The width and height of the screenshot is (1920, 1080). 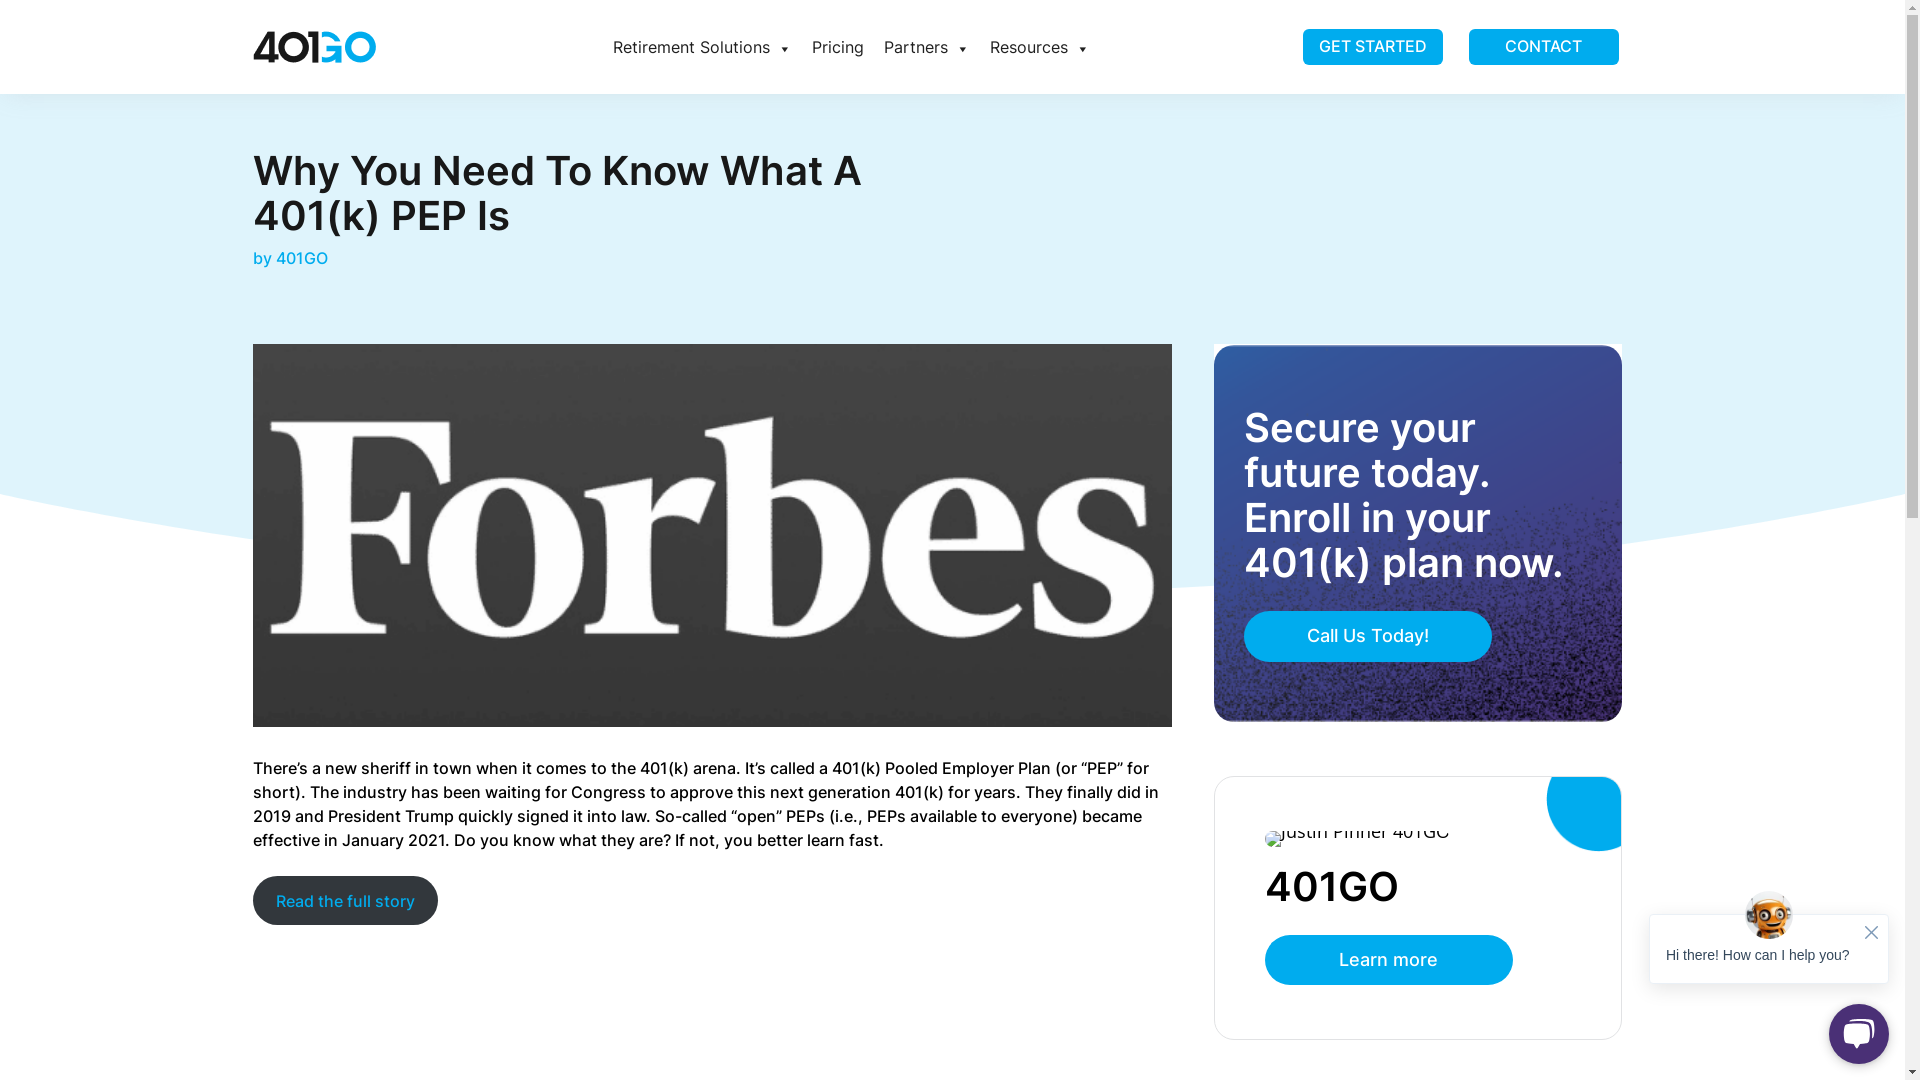 What do you see at coordinates (838, 45) in the screenshot?
I see `'Pricing'` at bounding box center [838, 45].